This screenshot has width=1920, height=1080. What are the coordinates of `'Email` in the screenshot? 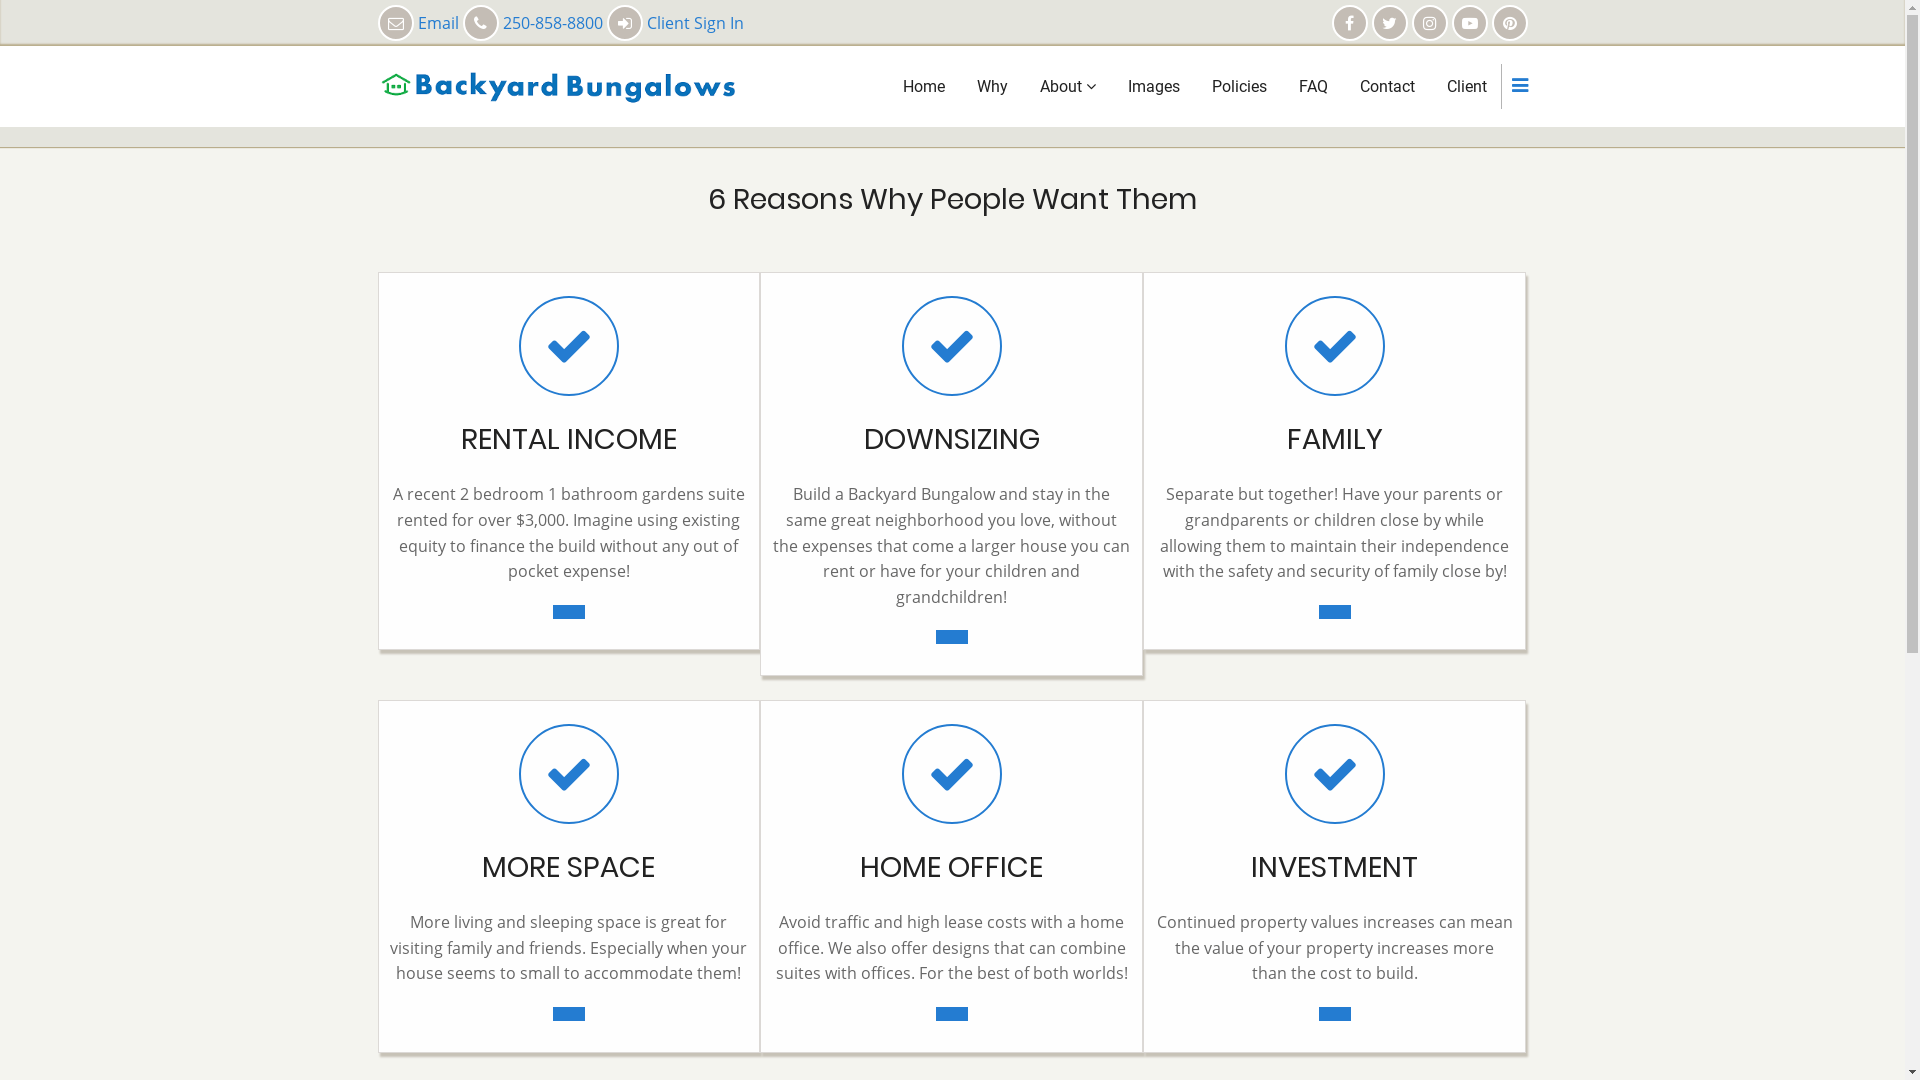 It's located at (492, 23).